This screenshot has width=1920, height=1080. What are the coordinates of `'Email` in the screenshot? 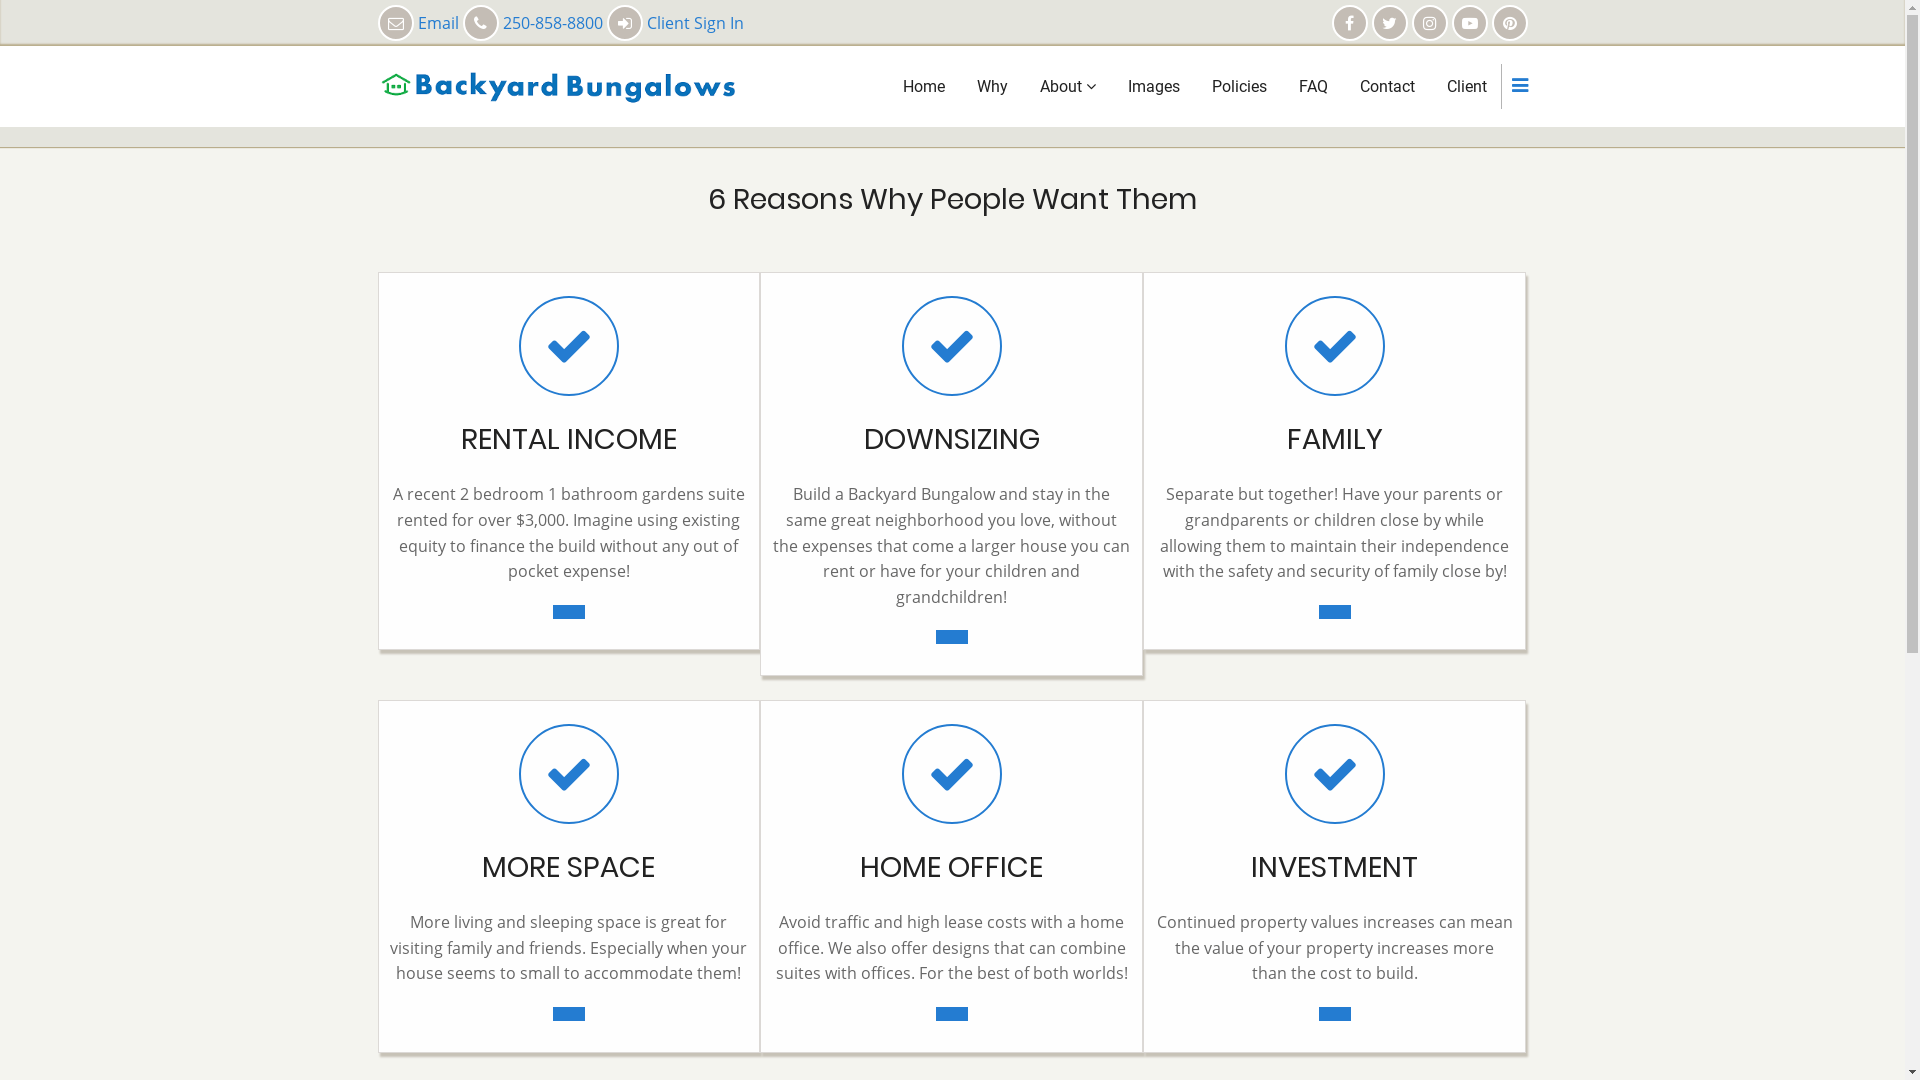 It's located at (492, 23).